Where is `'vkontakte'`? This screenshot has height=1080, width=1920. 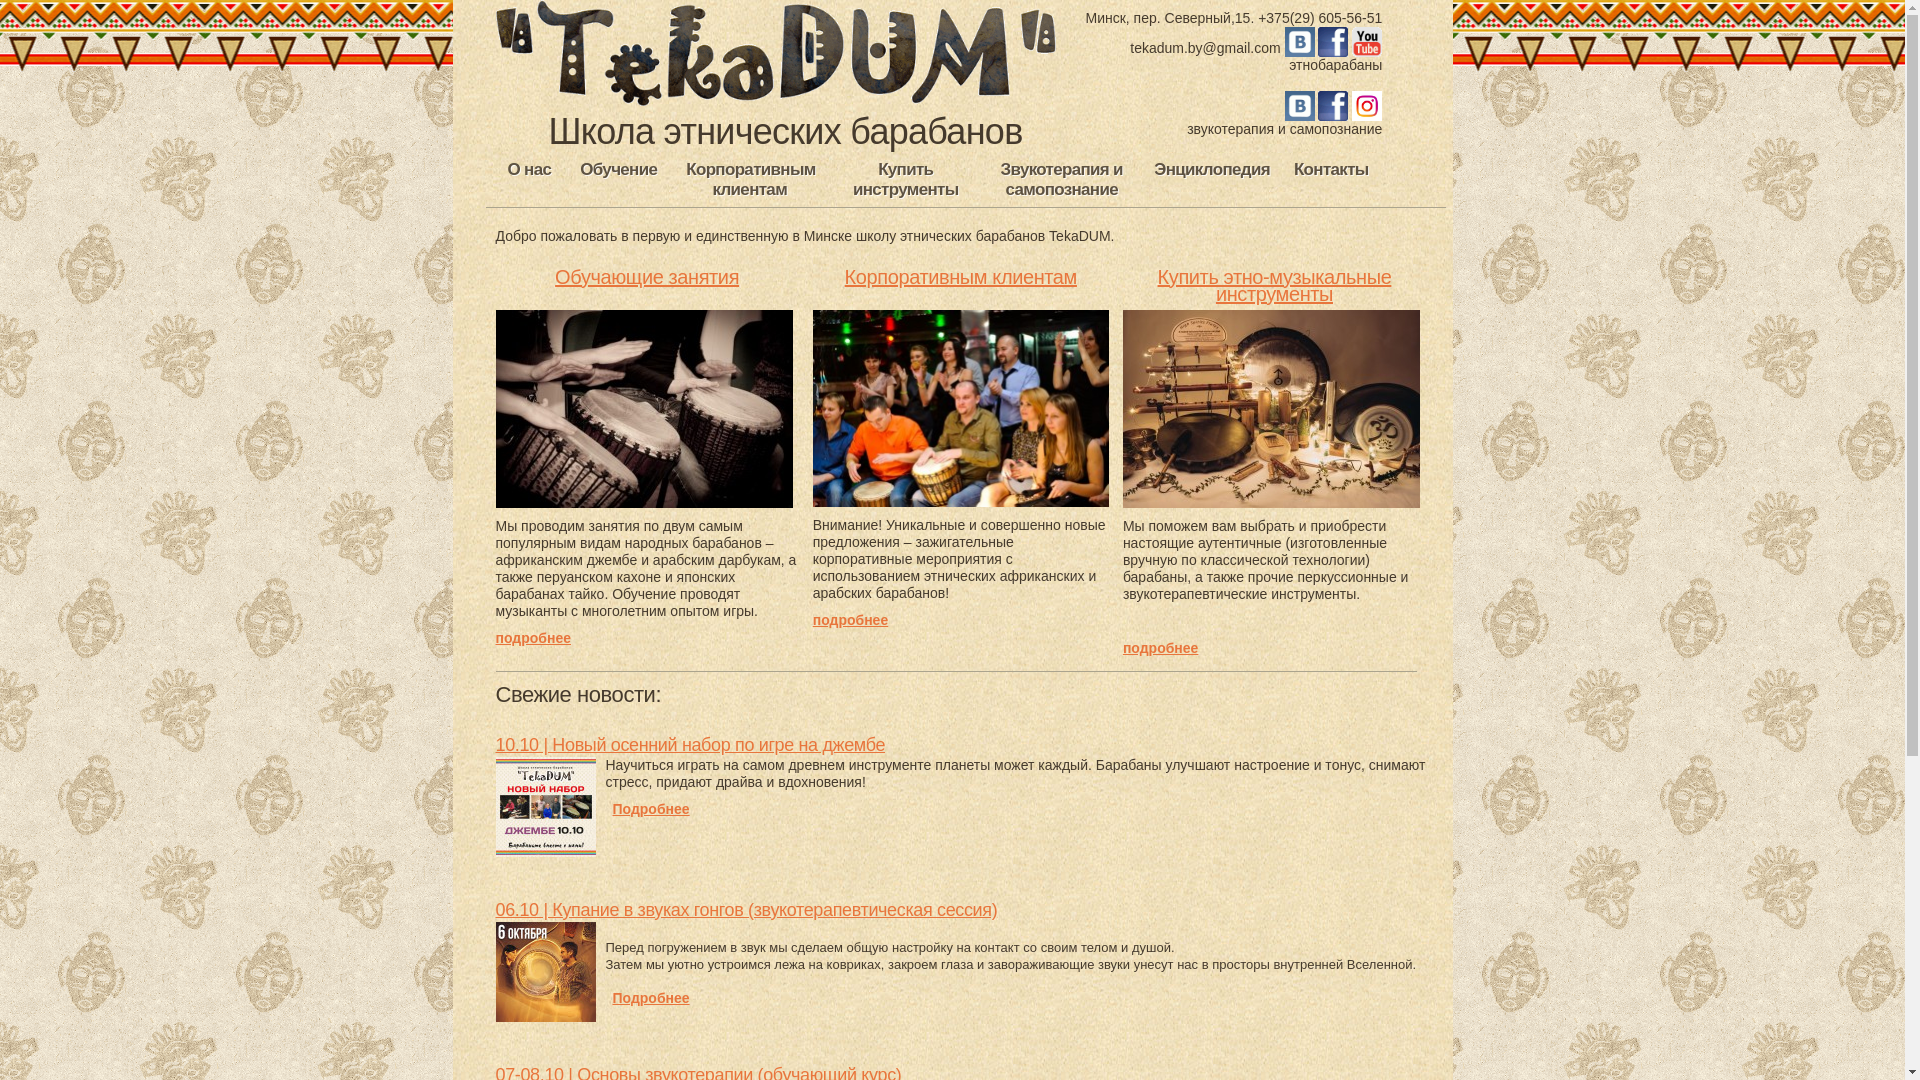 'vkontakte' is located at coordinates (1285, 111).